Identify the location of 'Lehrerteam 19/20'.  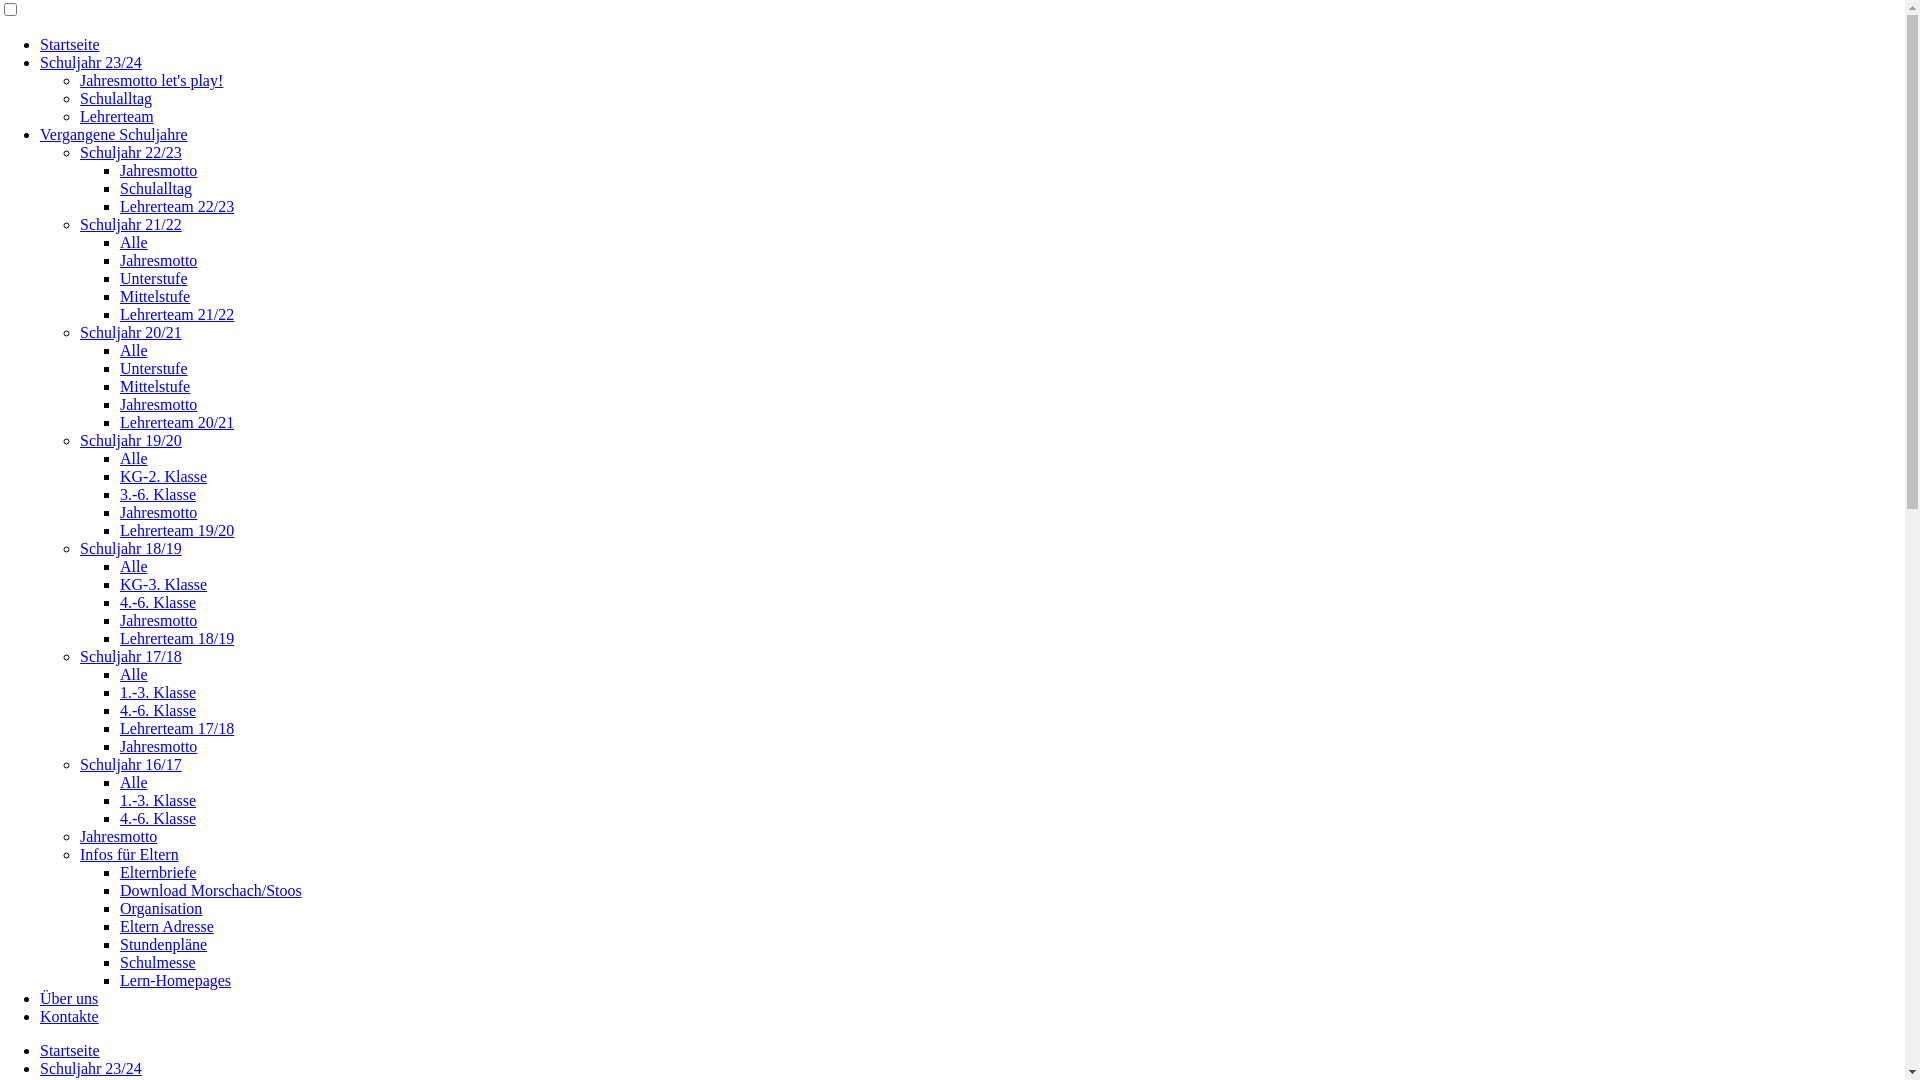
(177, 529).